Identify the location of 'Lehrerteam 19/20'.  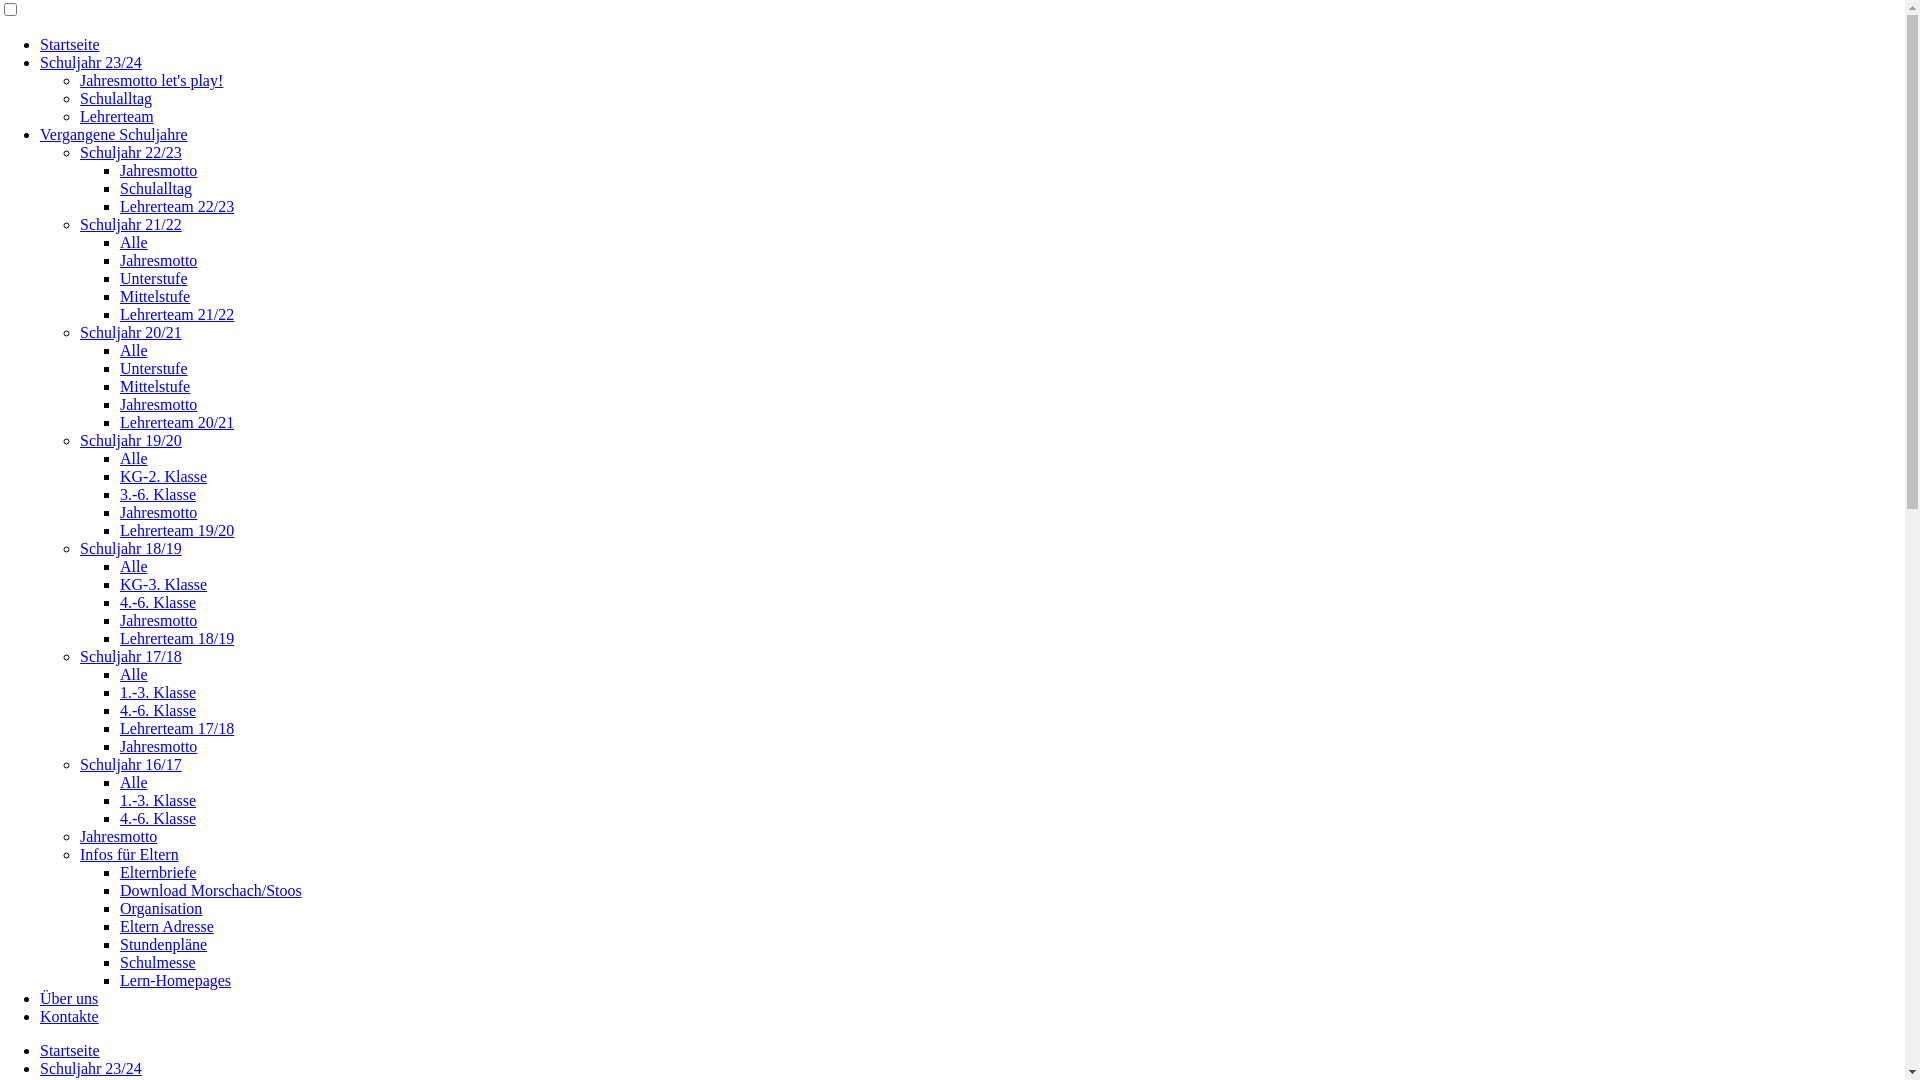
(177, 529).